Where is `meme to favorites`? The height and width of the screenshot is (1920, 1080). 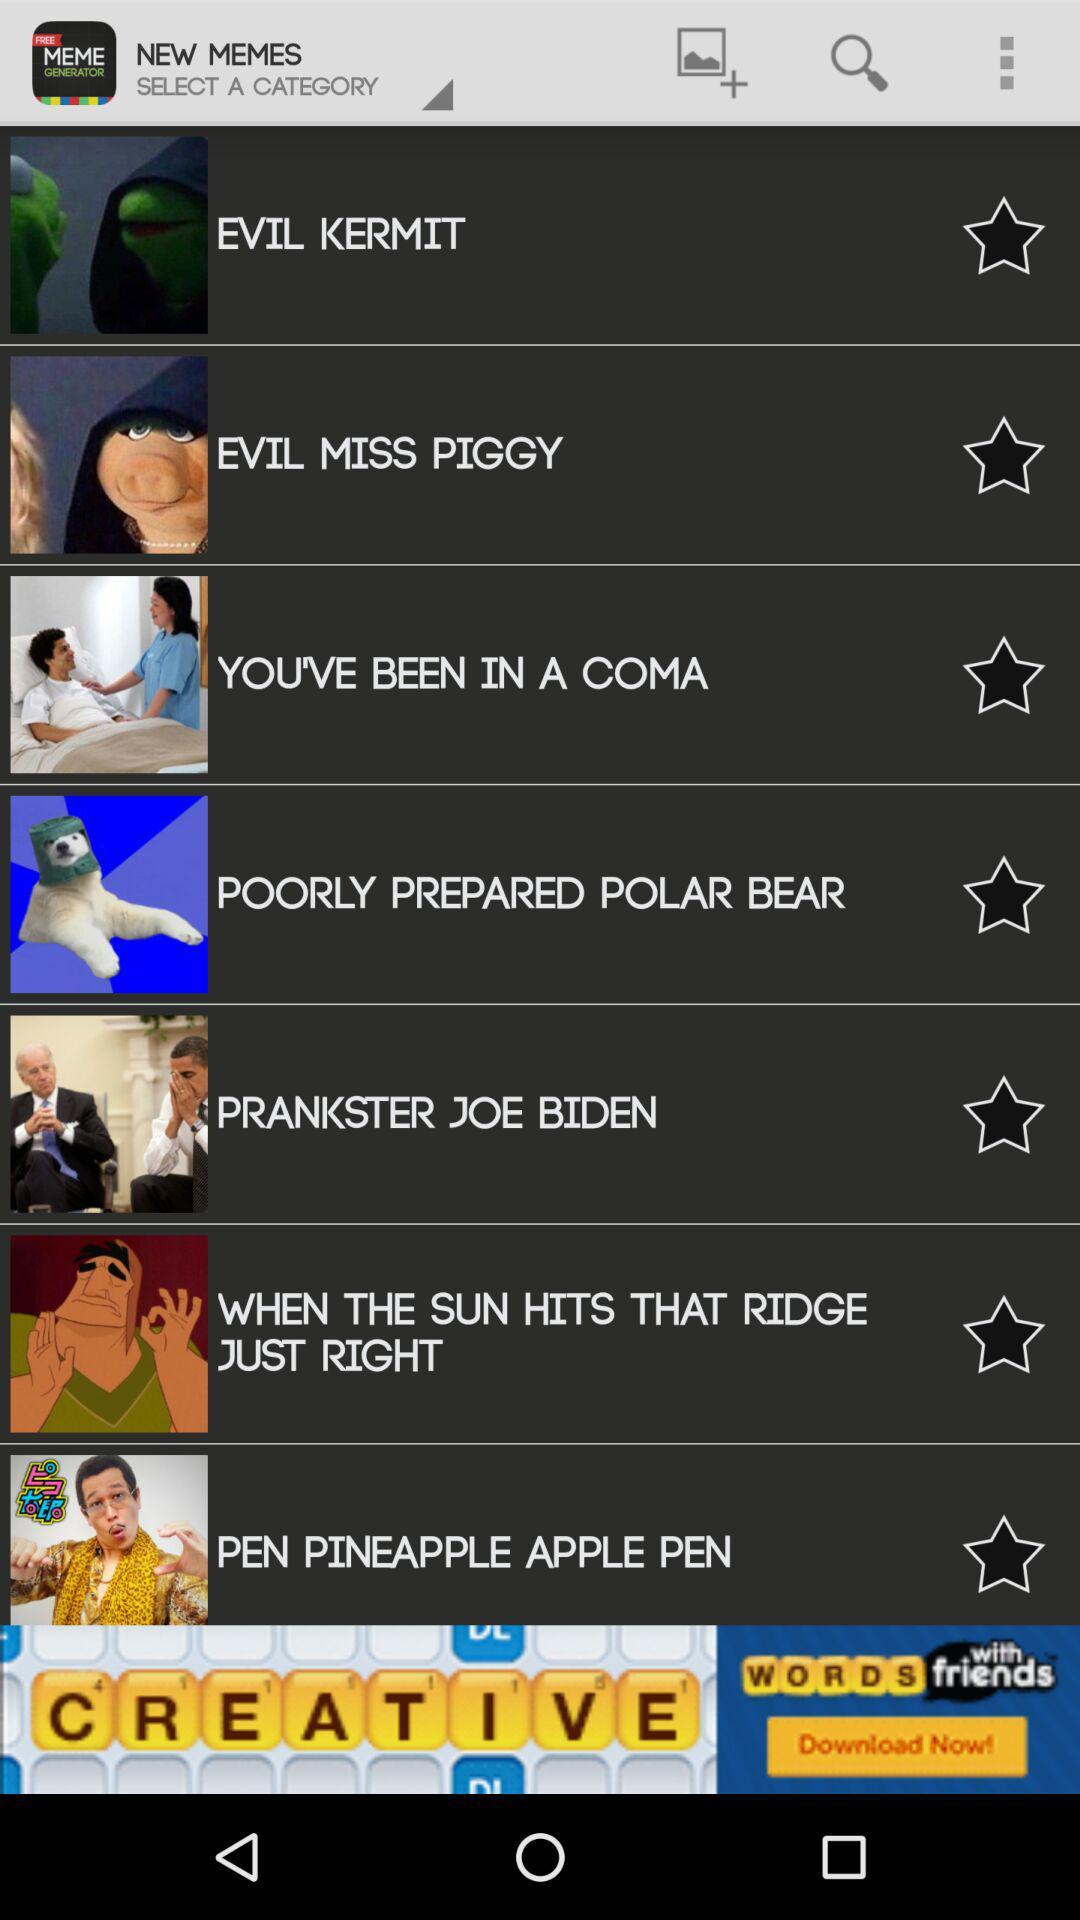 meme to favorites is located at coordinates (1003, 235).